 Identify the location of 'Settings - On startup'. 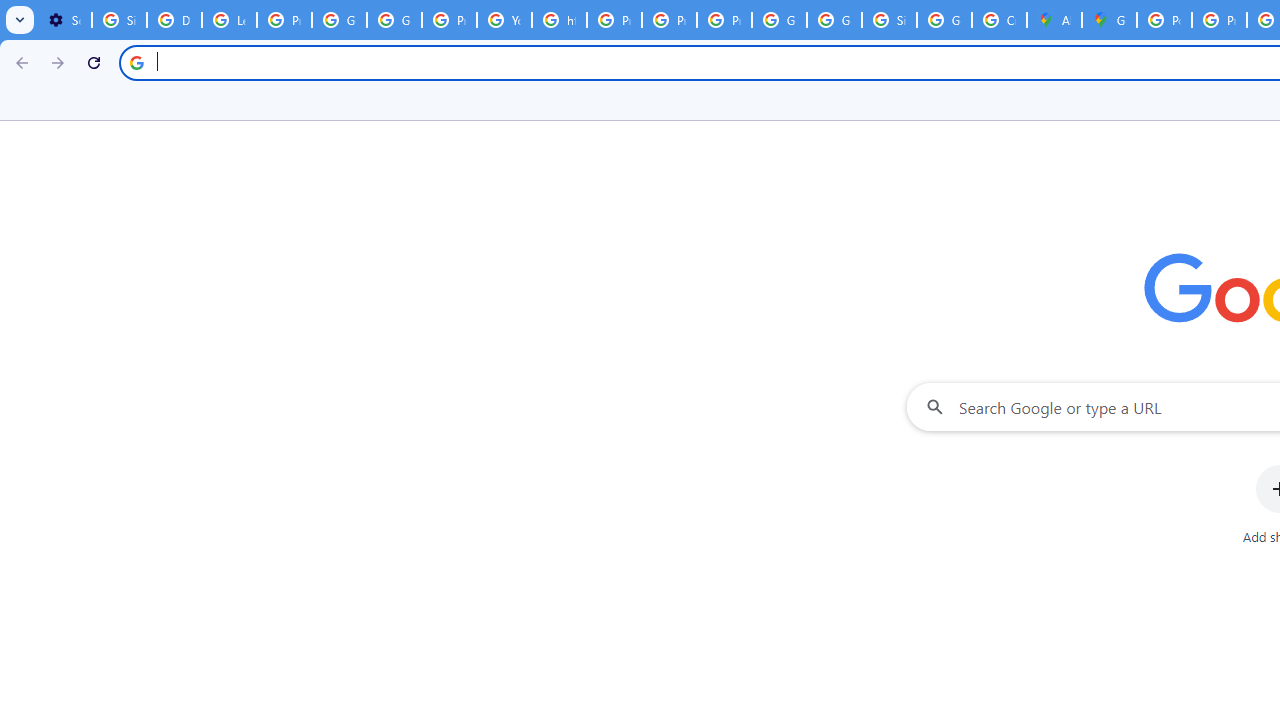
(64, 20).